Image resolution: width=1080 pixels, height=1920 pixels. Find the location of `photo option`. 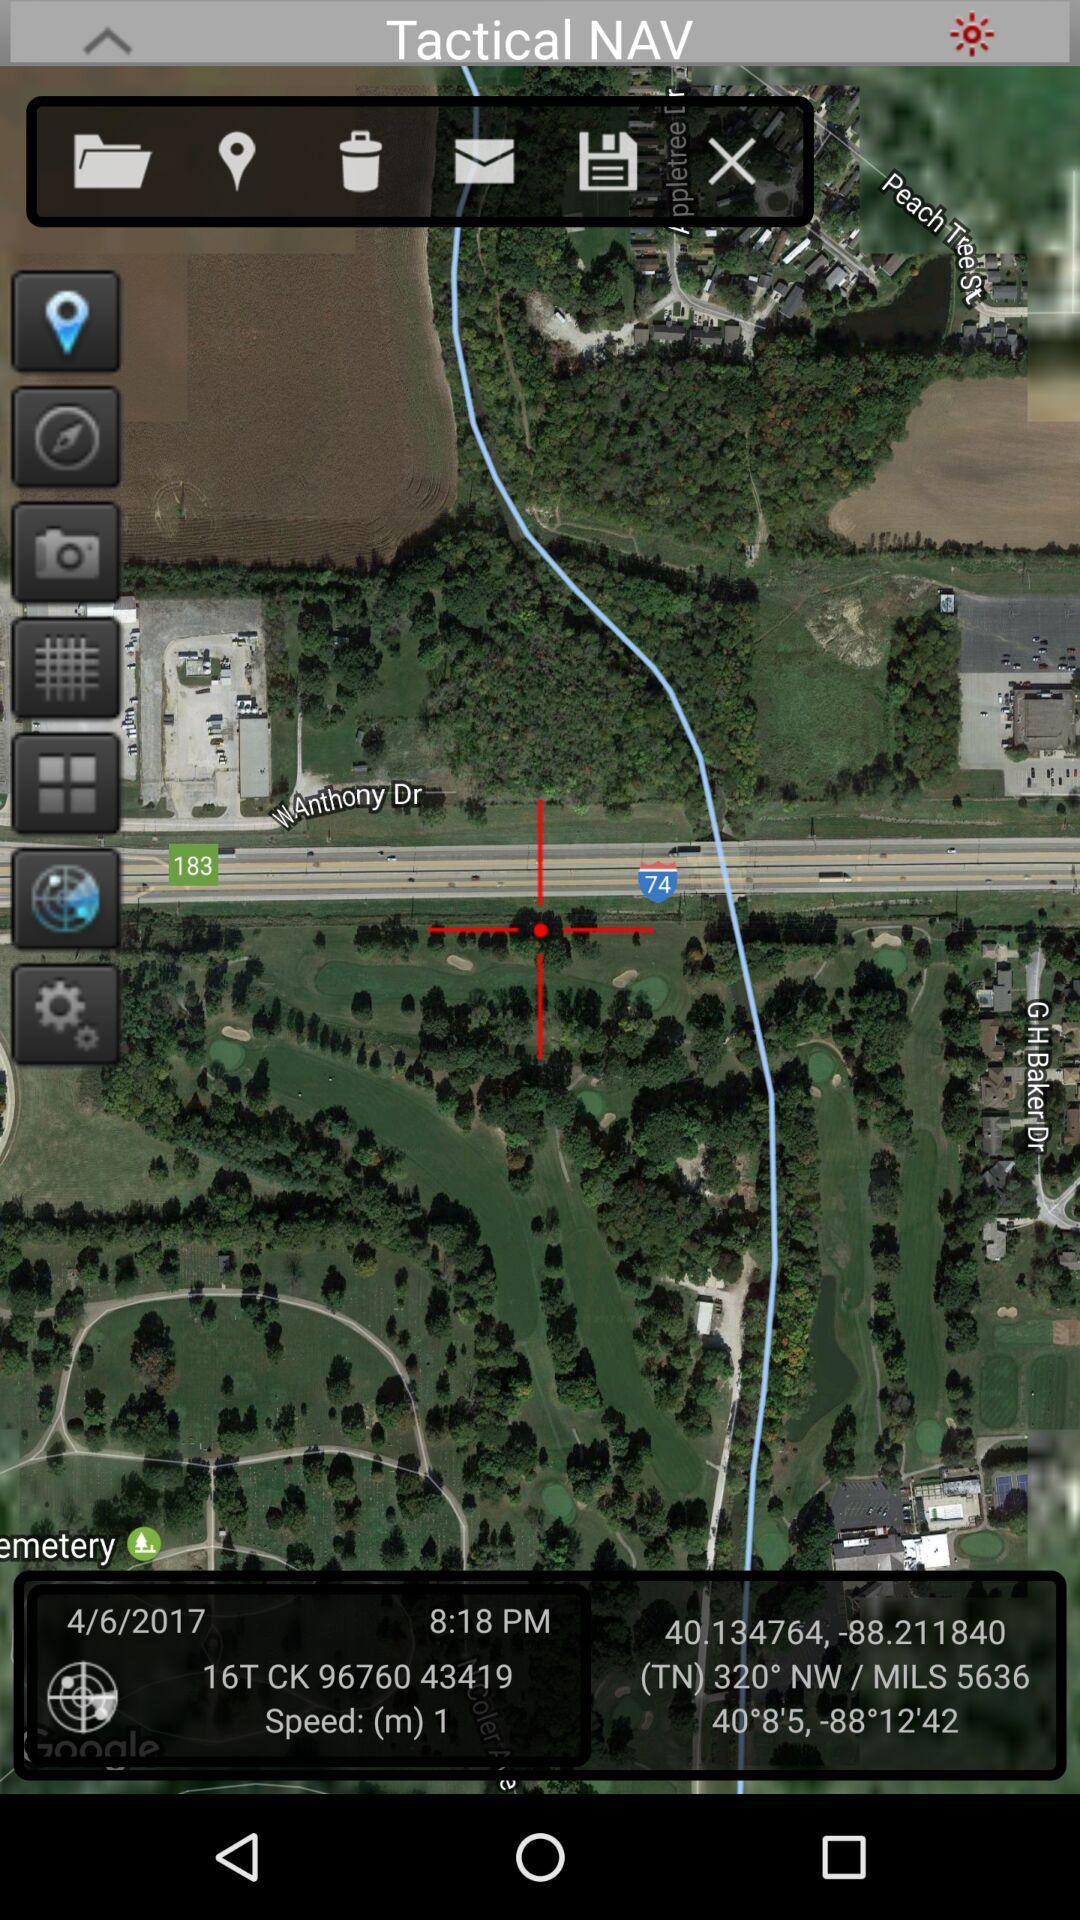

photo option is located at coordinates (58, 552).